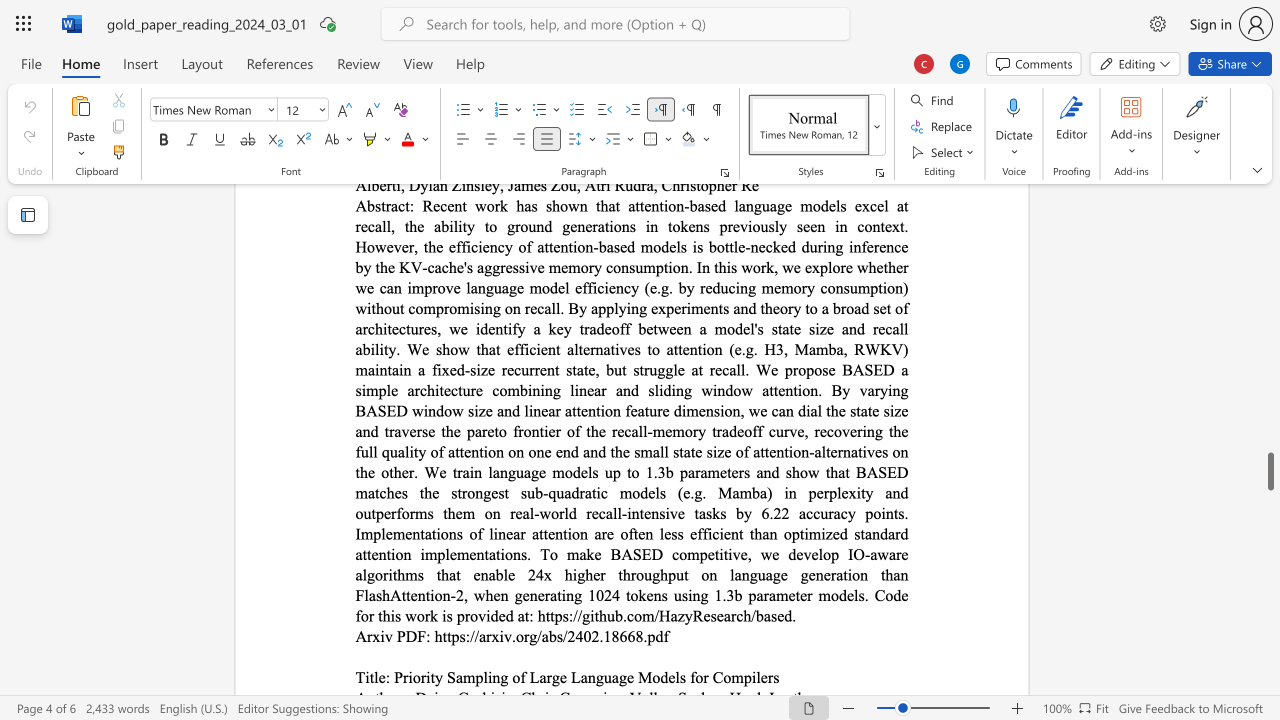 This screenshot has width=1280, height=720. What do you see at coordinates (1269, 338) in the screenshot?
I see `the scrollbar to scroll the page up` at bounding box center [1269, 338].